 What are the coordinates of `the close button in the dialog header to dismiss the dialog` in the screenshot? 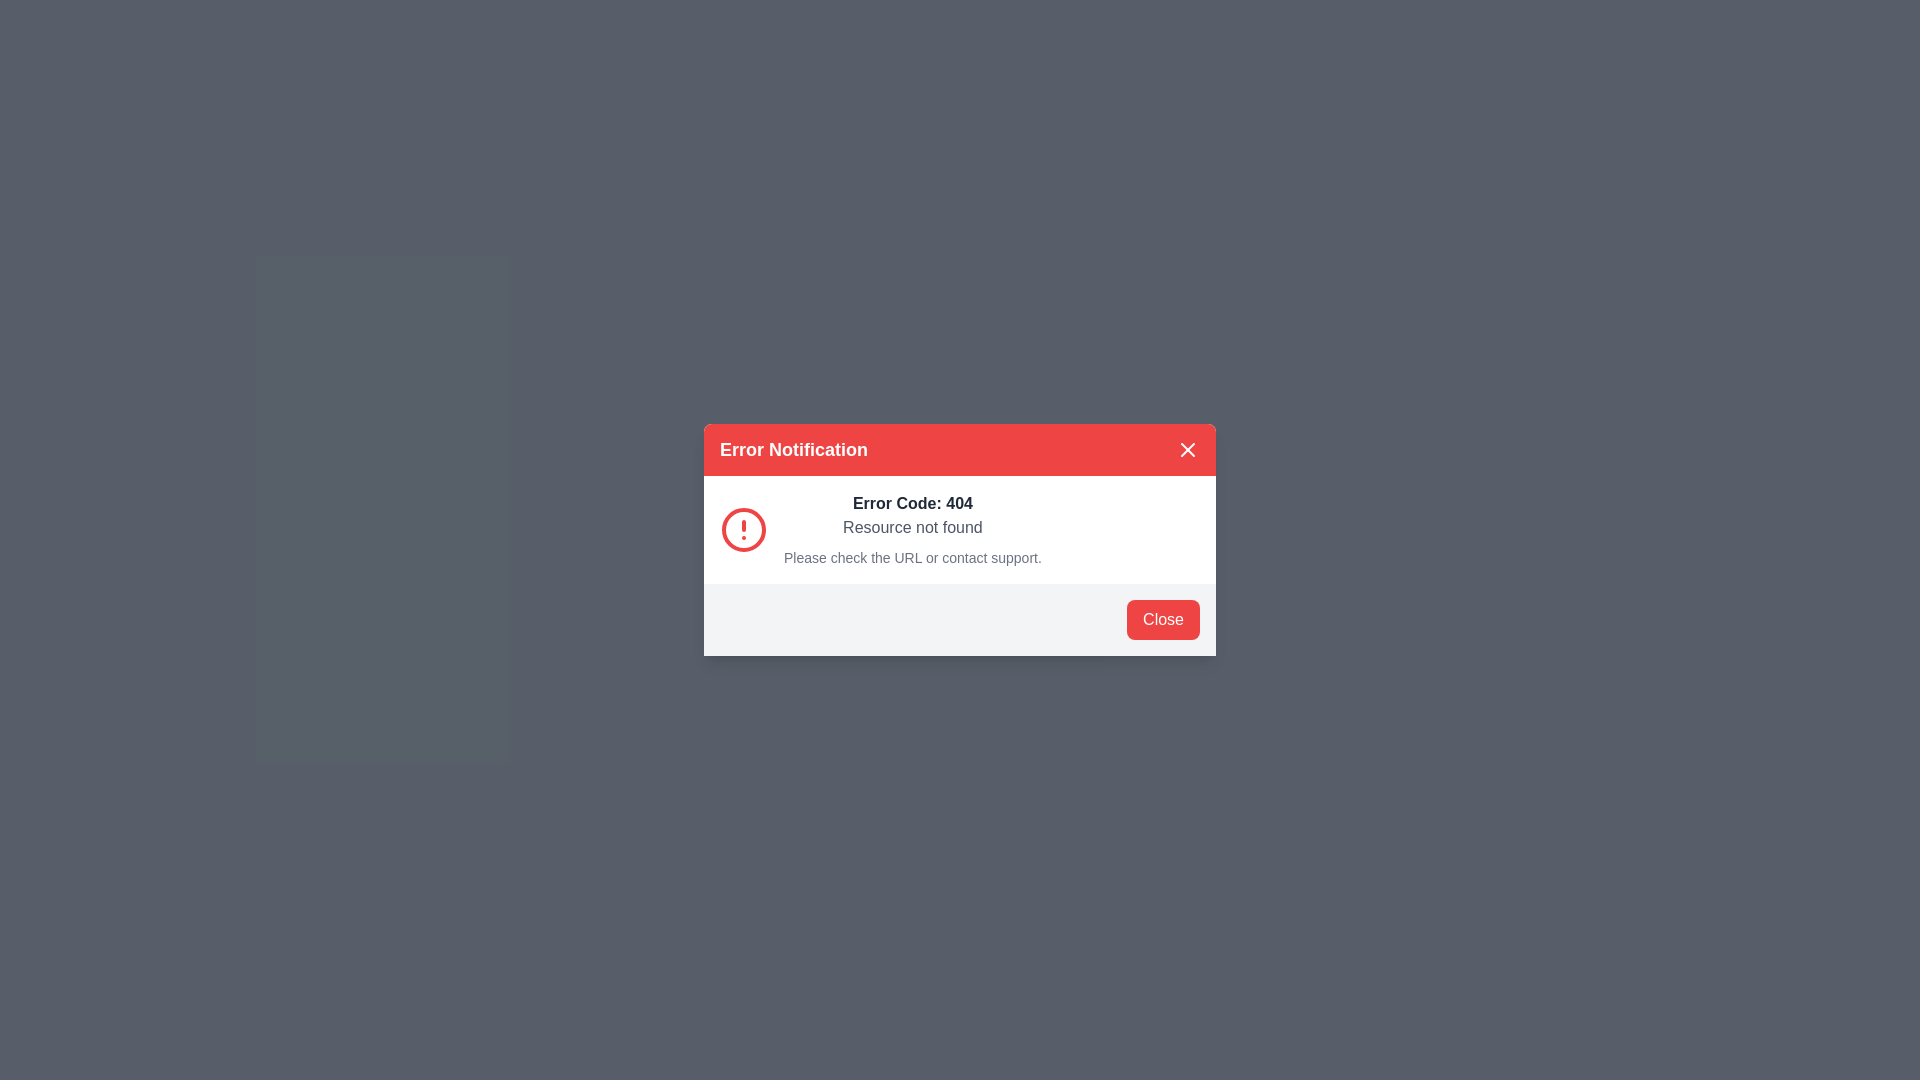 It's located at (1188, 450).